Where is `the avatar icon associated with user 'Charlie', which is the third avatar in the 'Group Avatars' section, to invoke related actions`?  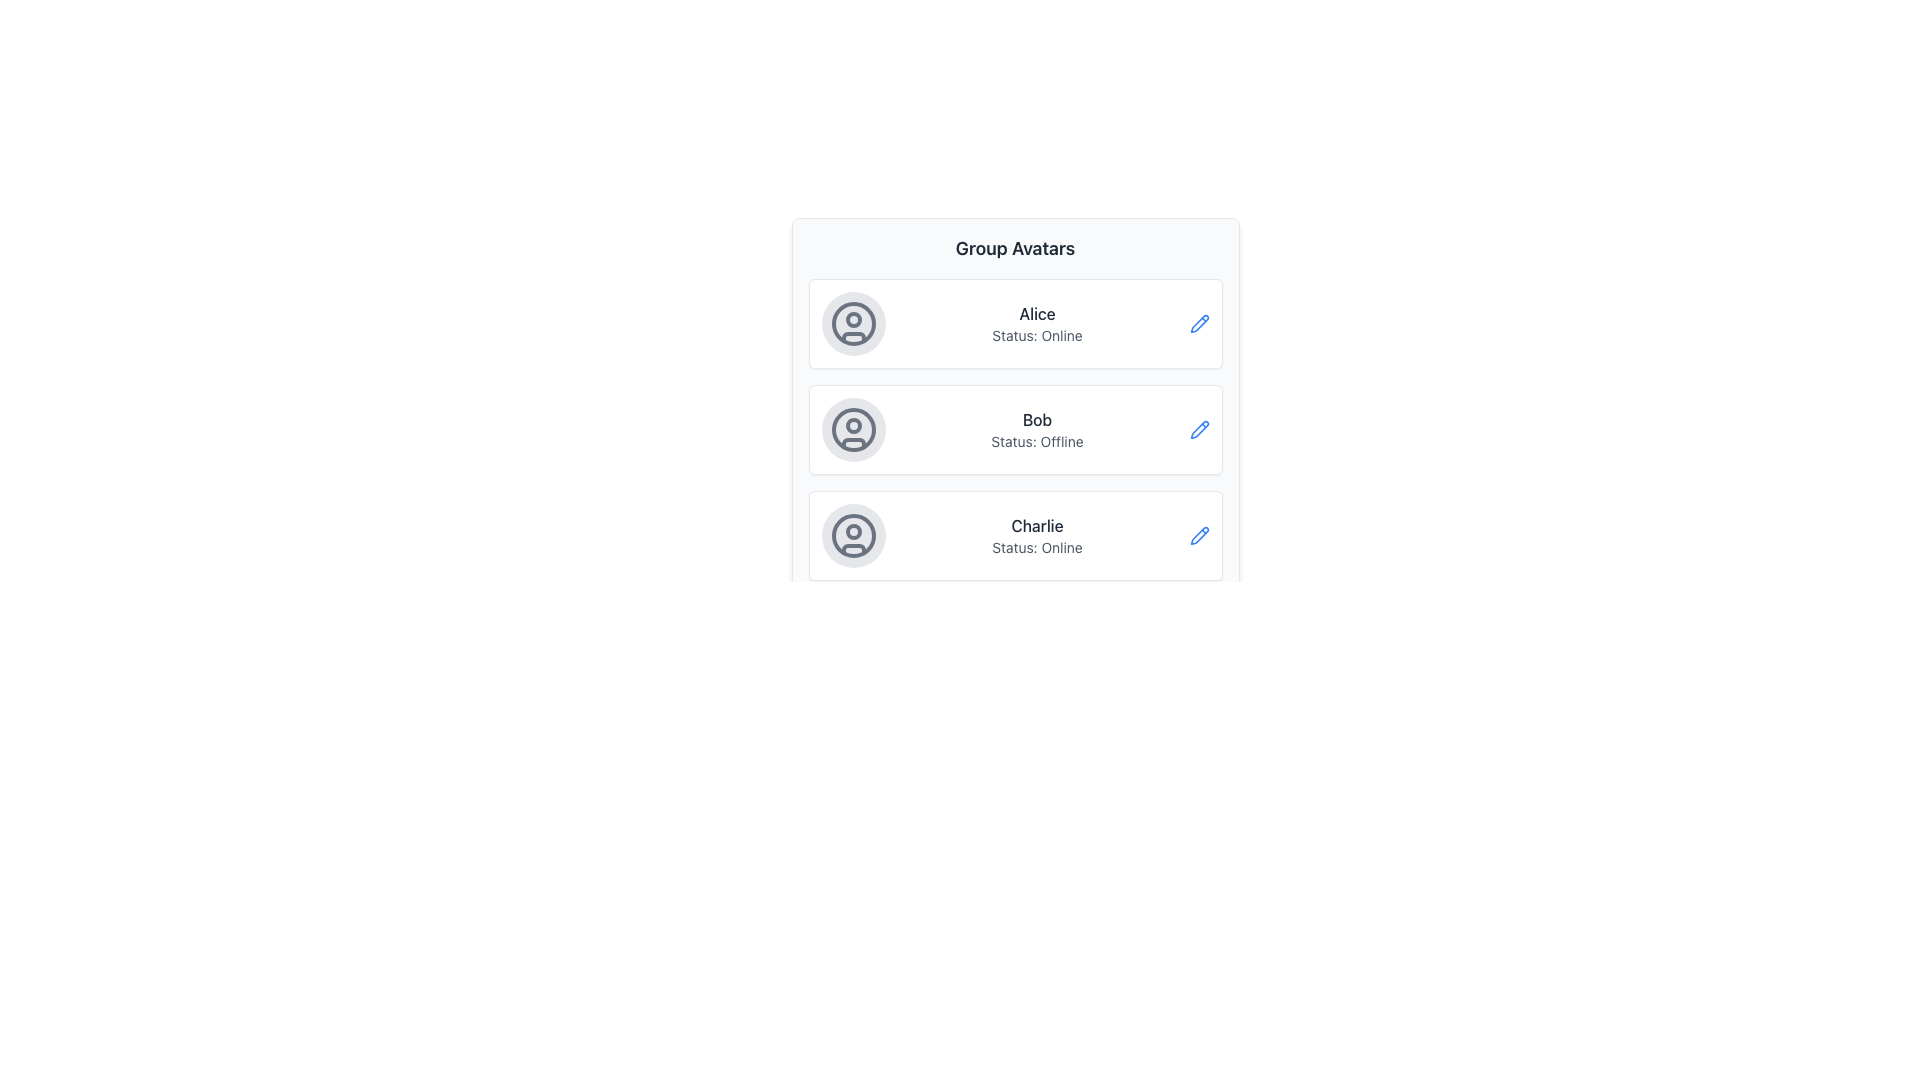
the avatar icon associated with user 'Charlie', which is the third avatar in the 'Group Avatars' section, to invoke related actions is located at coordinates (853, 531).